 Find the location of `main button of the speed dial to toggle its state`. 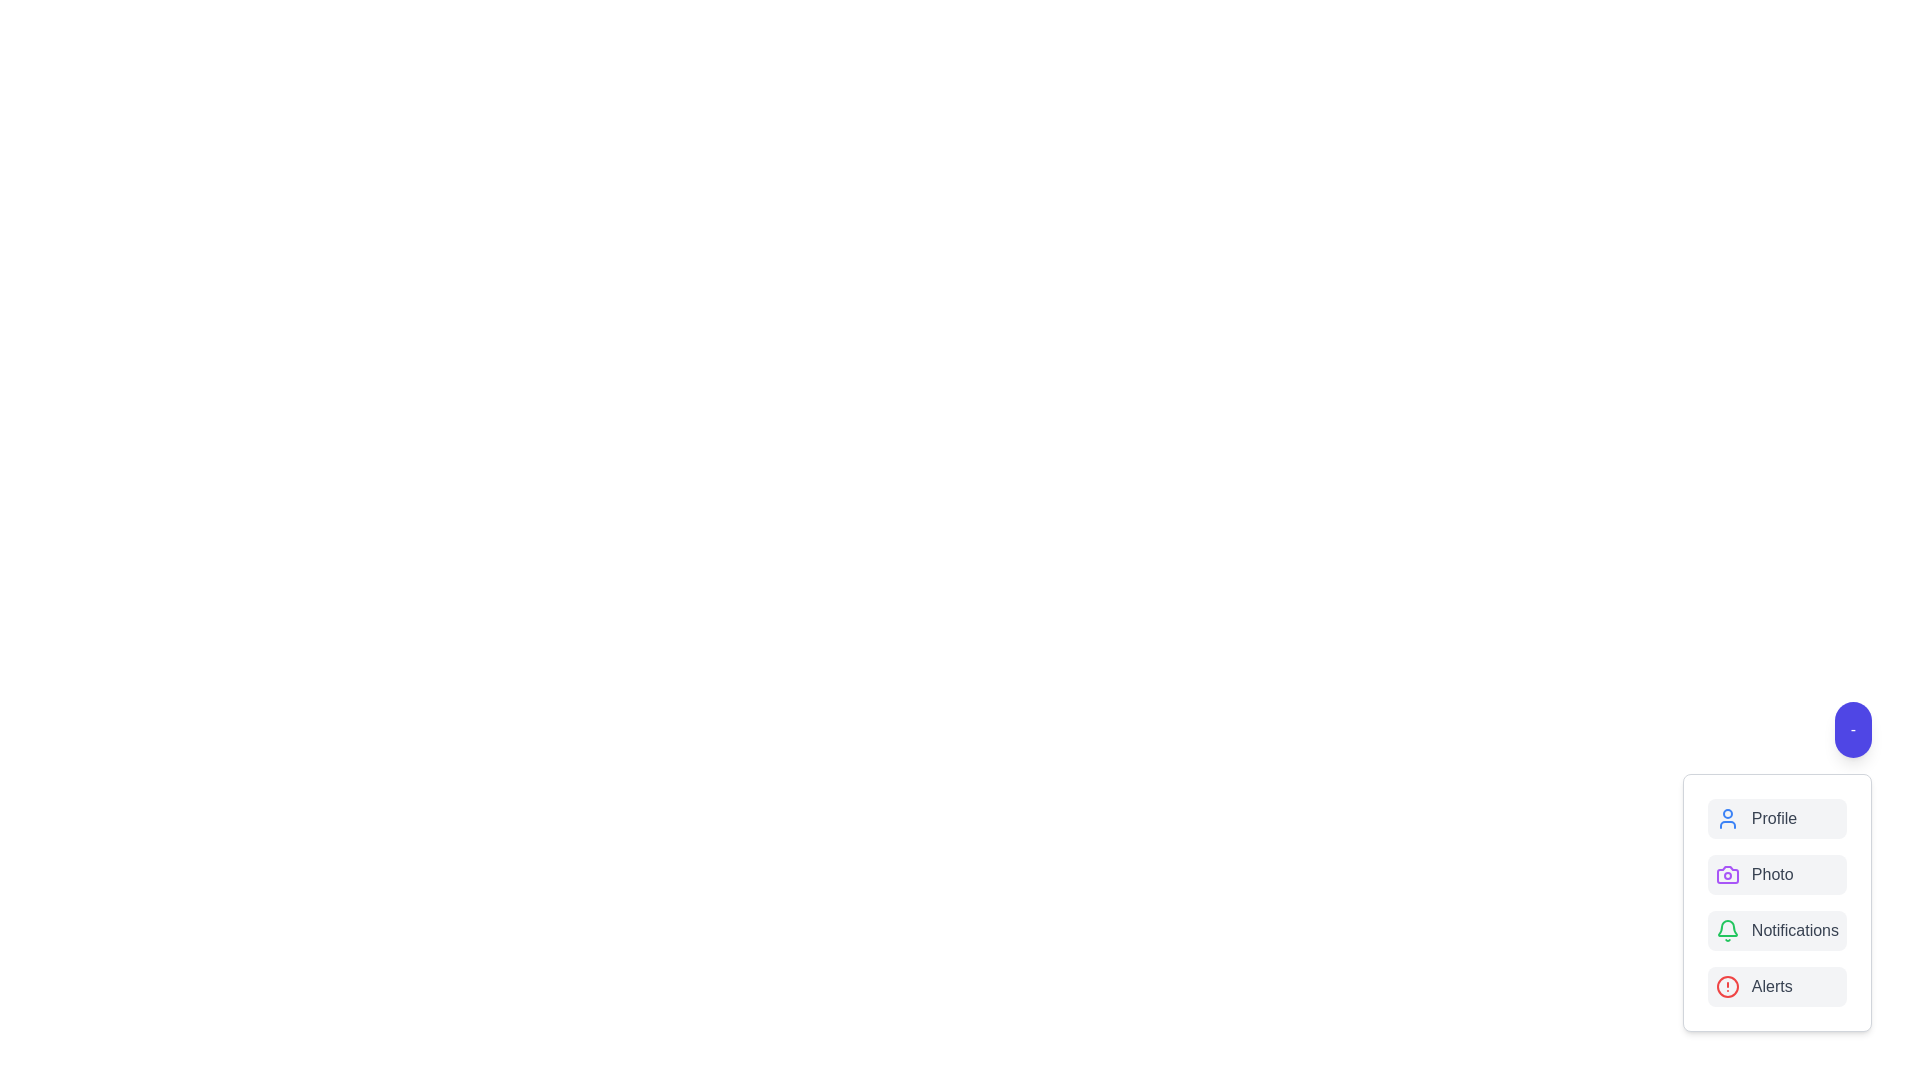

main button of the speed dial to toggle its state is located at coordinates (1851, 729).